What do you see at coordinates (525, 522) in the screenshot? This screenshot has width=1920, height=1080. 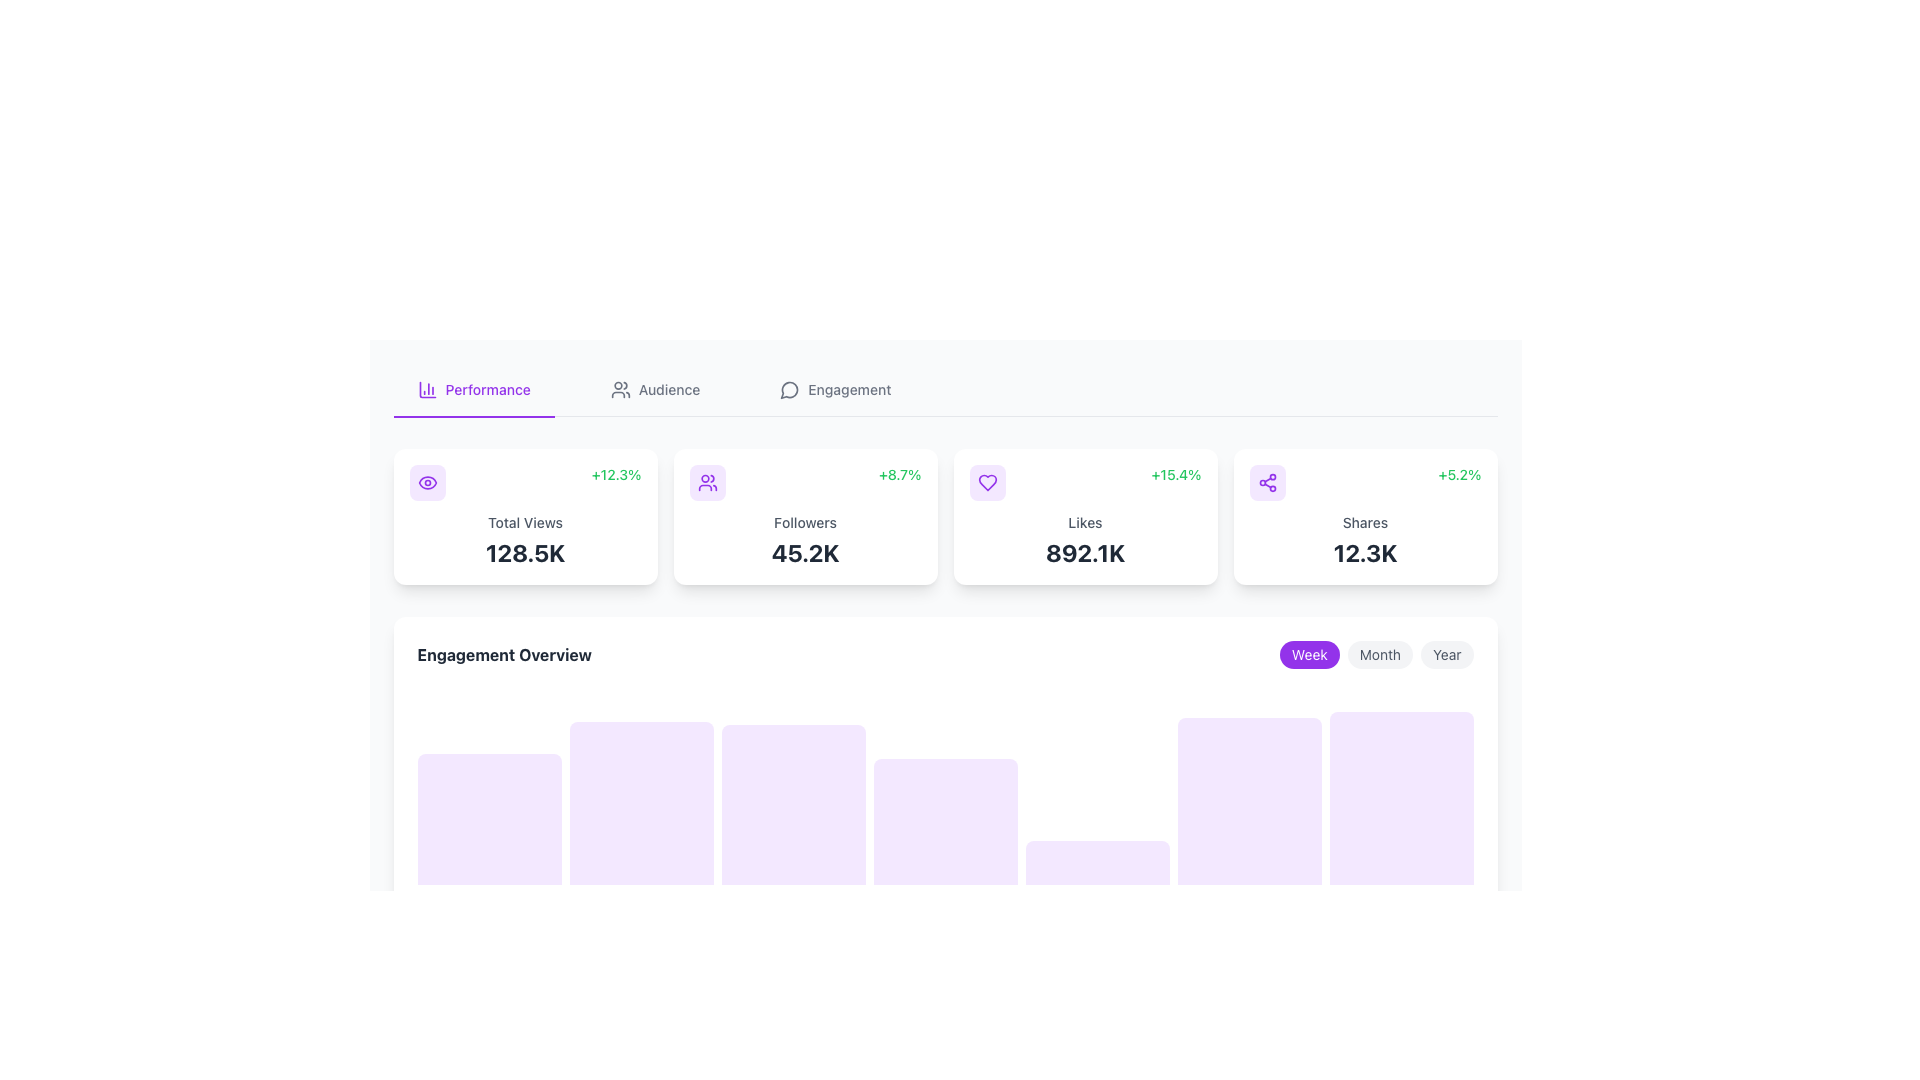 I see `the text label indicating total views, which is located within the first card on the dashboard, positioned below the percentage growth label and above the numerical statistic` at bounding box center [525, 522].